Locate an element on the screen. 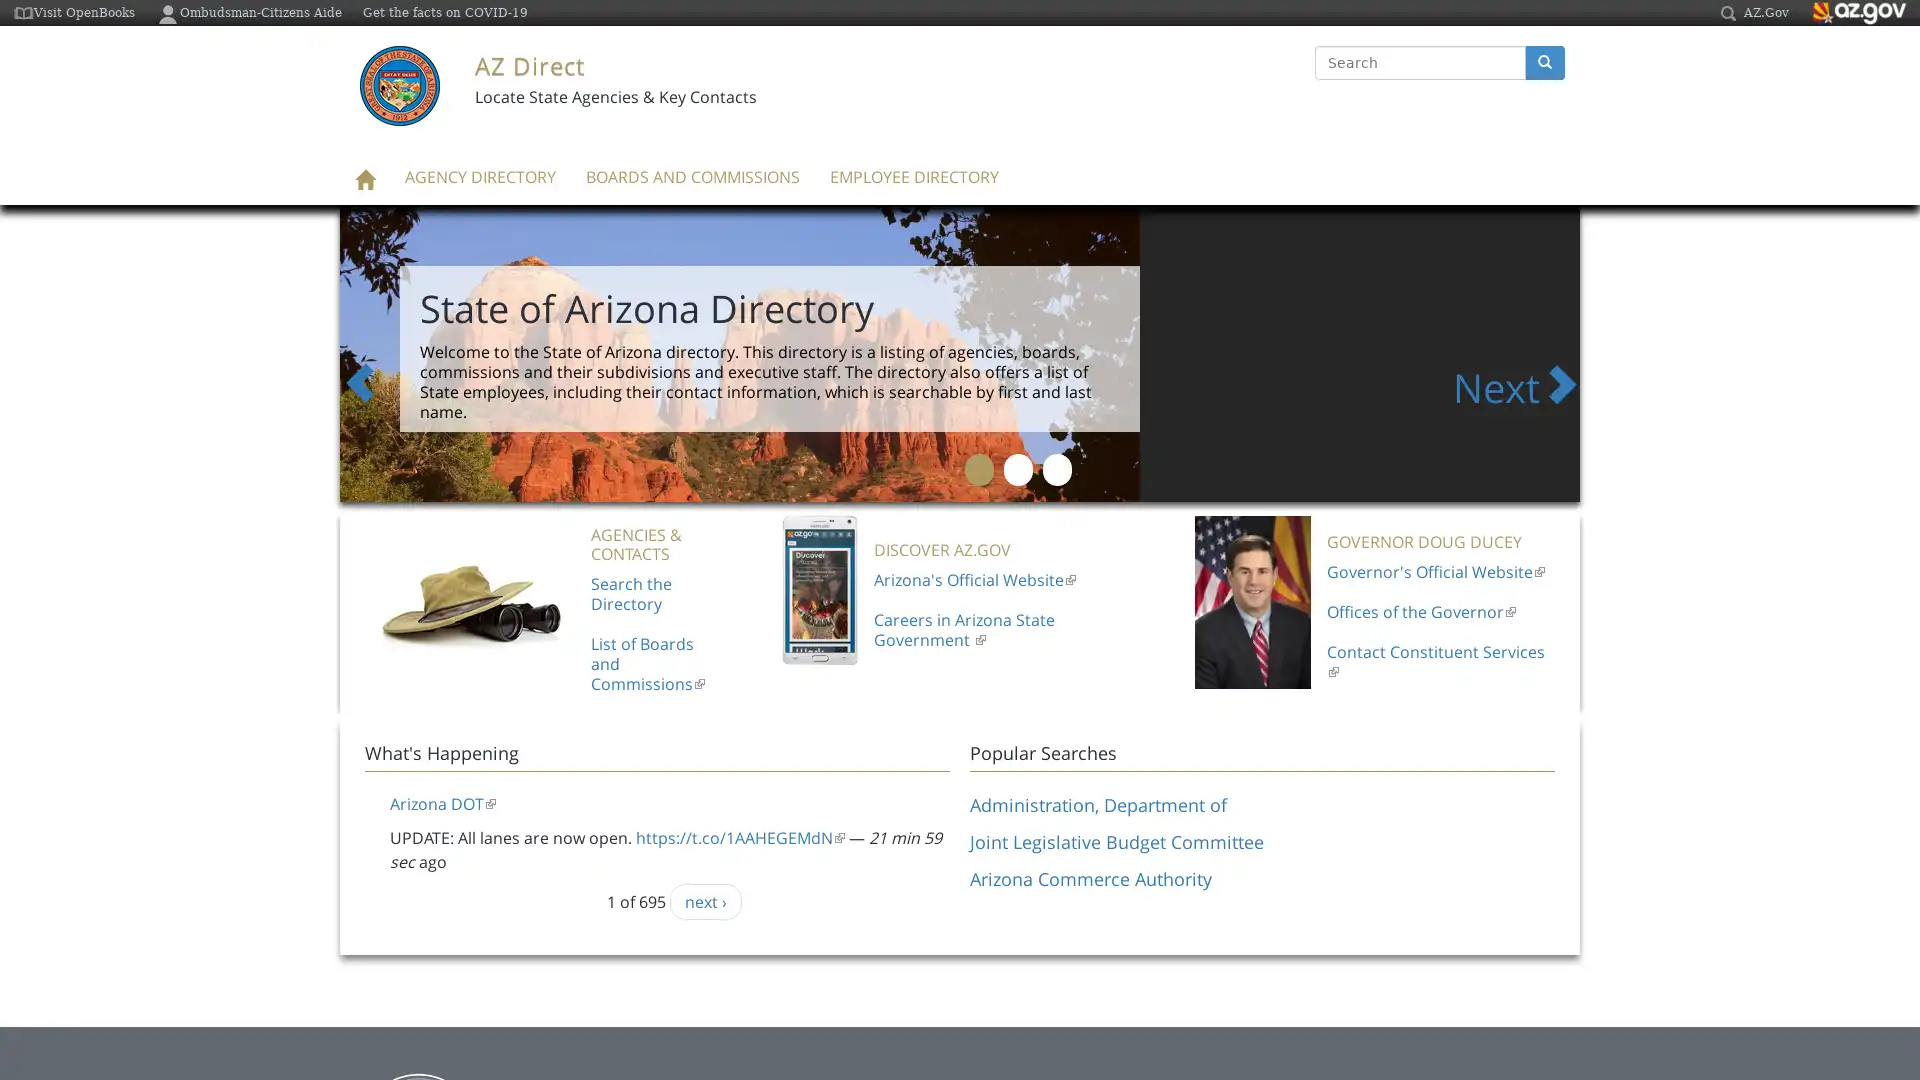 This screenshot has width=1920, height=1080. Search is located at coordinates (1315, 80).